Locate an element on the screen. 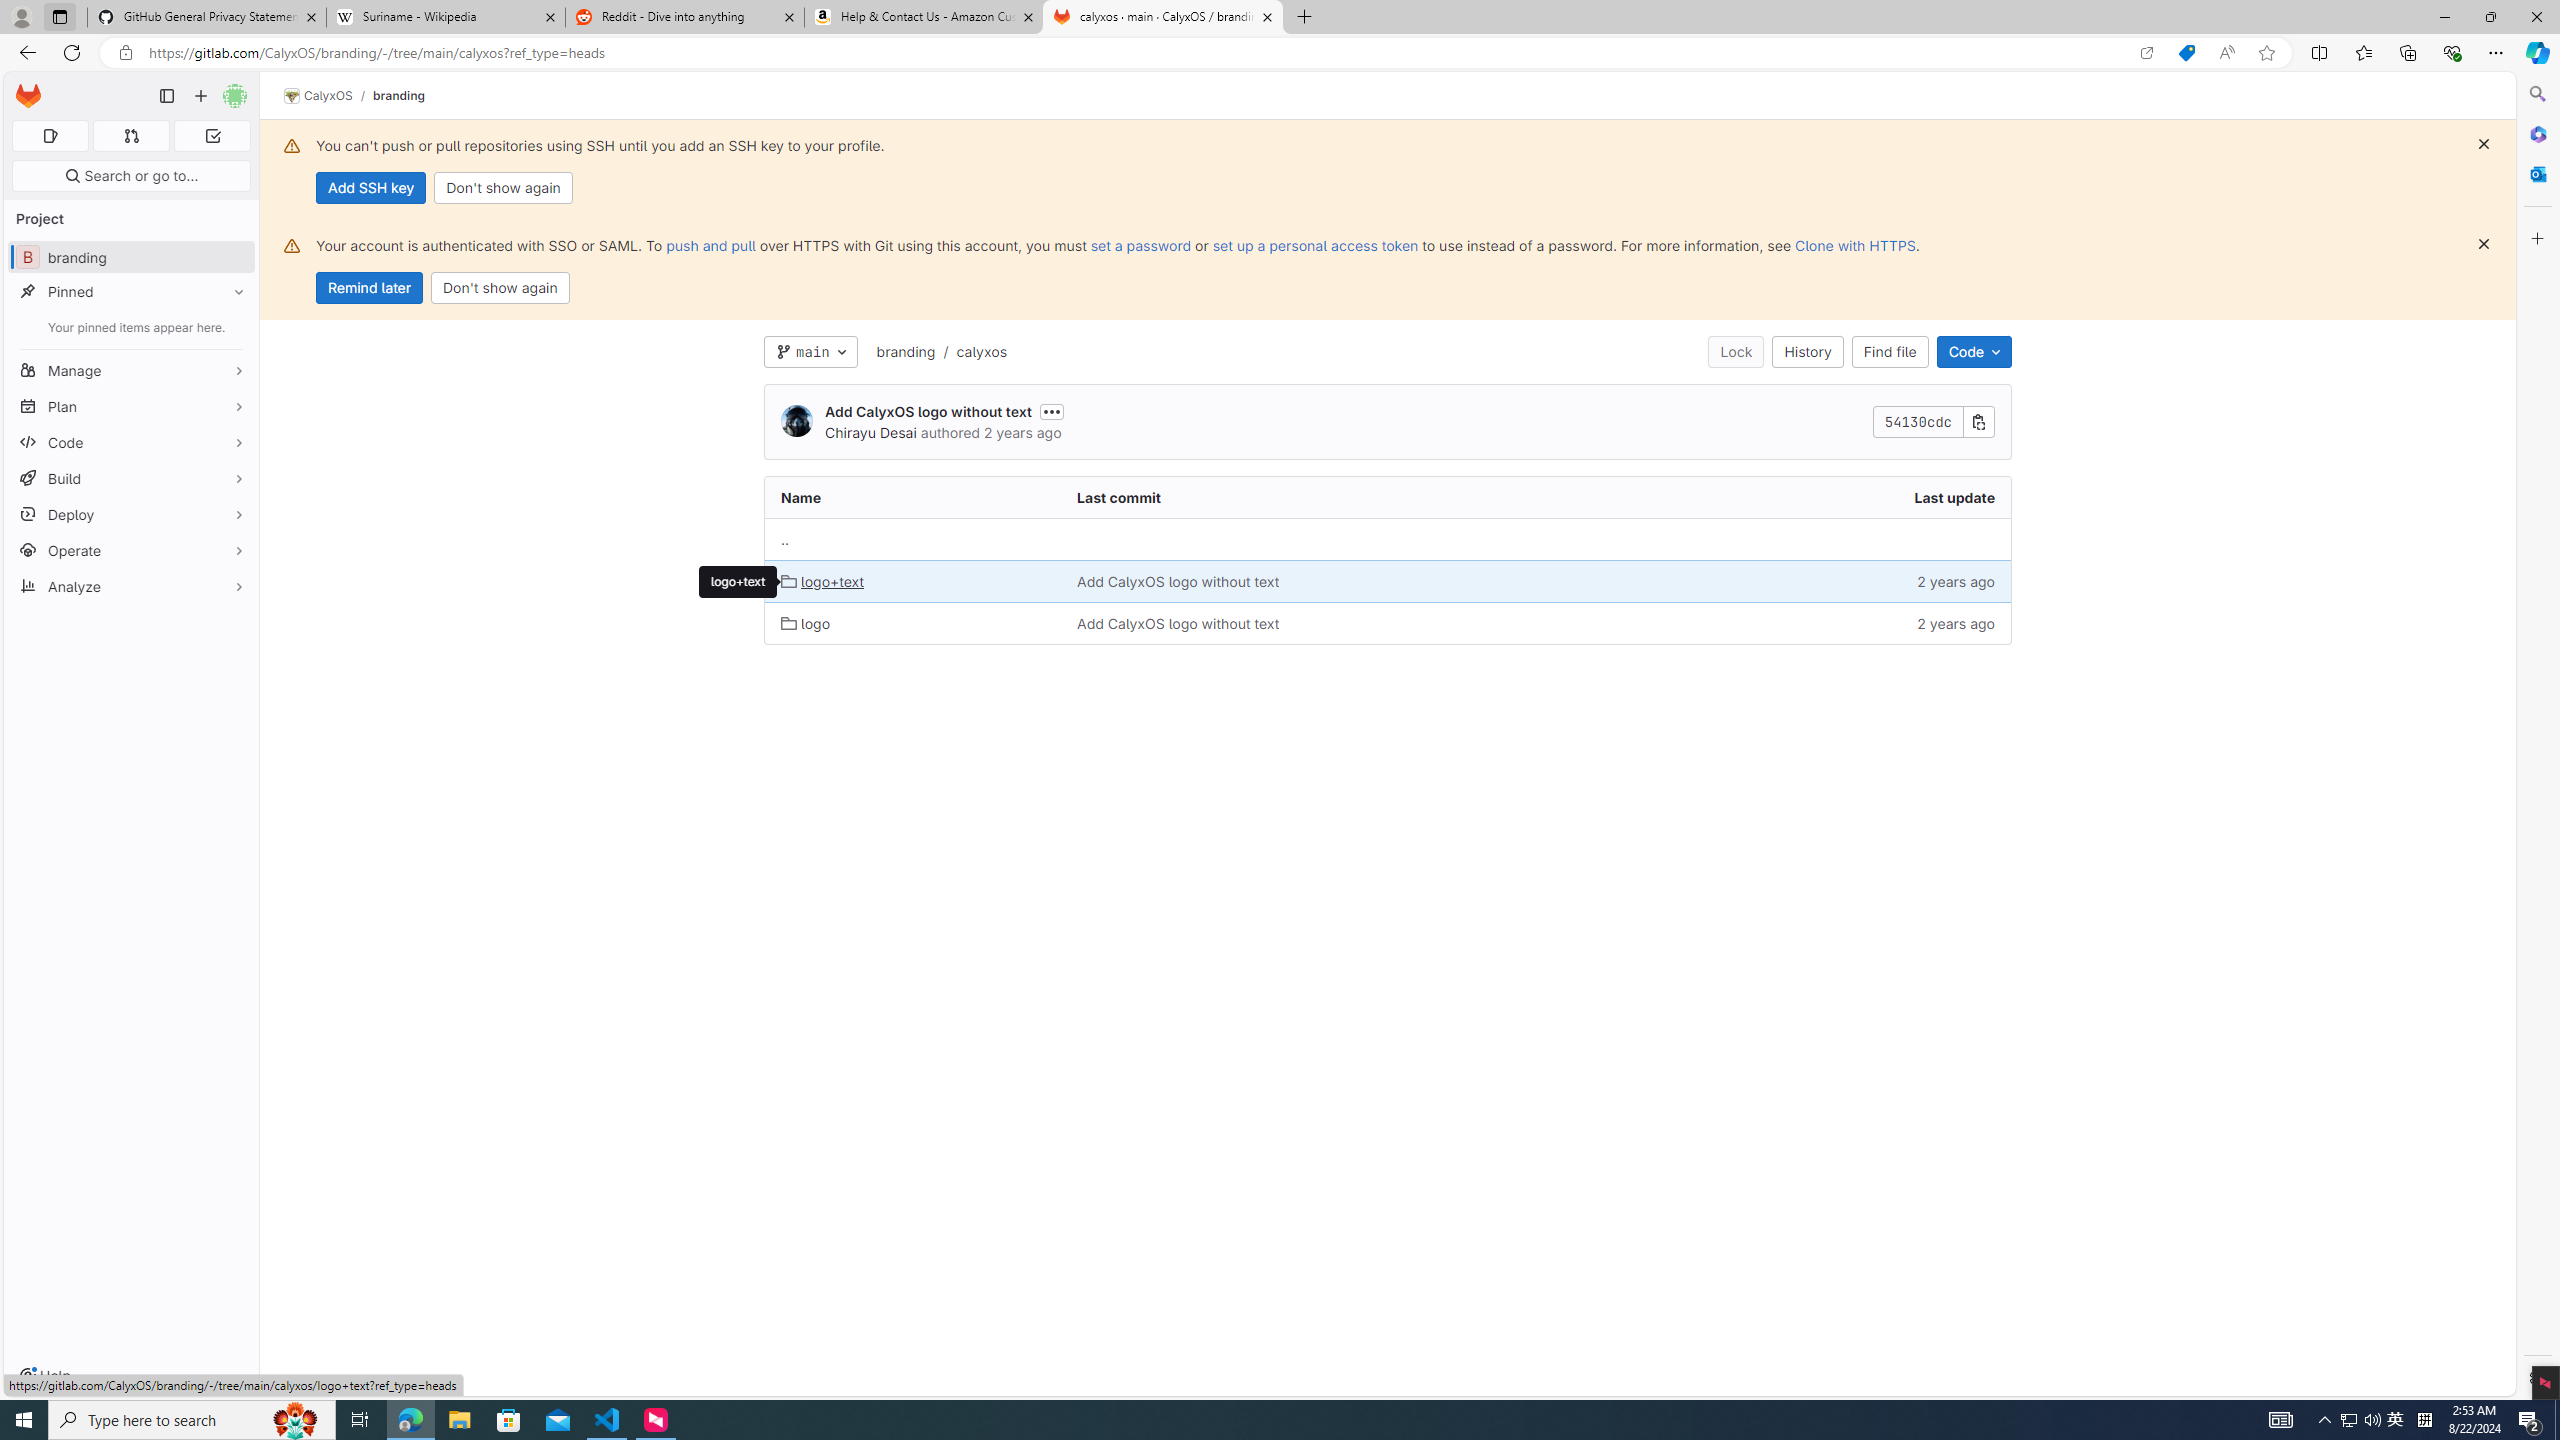  'Add SSH key' is located at coordinates (370, 187).